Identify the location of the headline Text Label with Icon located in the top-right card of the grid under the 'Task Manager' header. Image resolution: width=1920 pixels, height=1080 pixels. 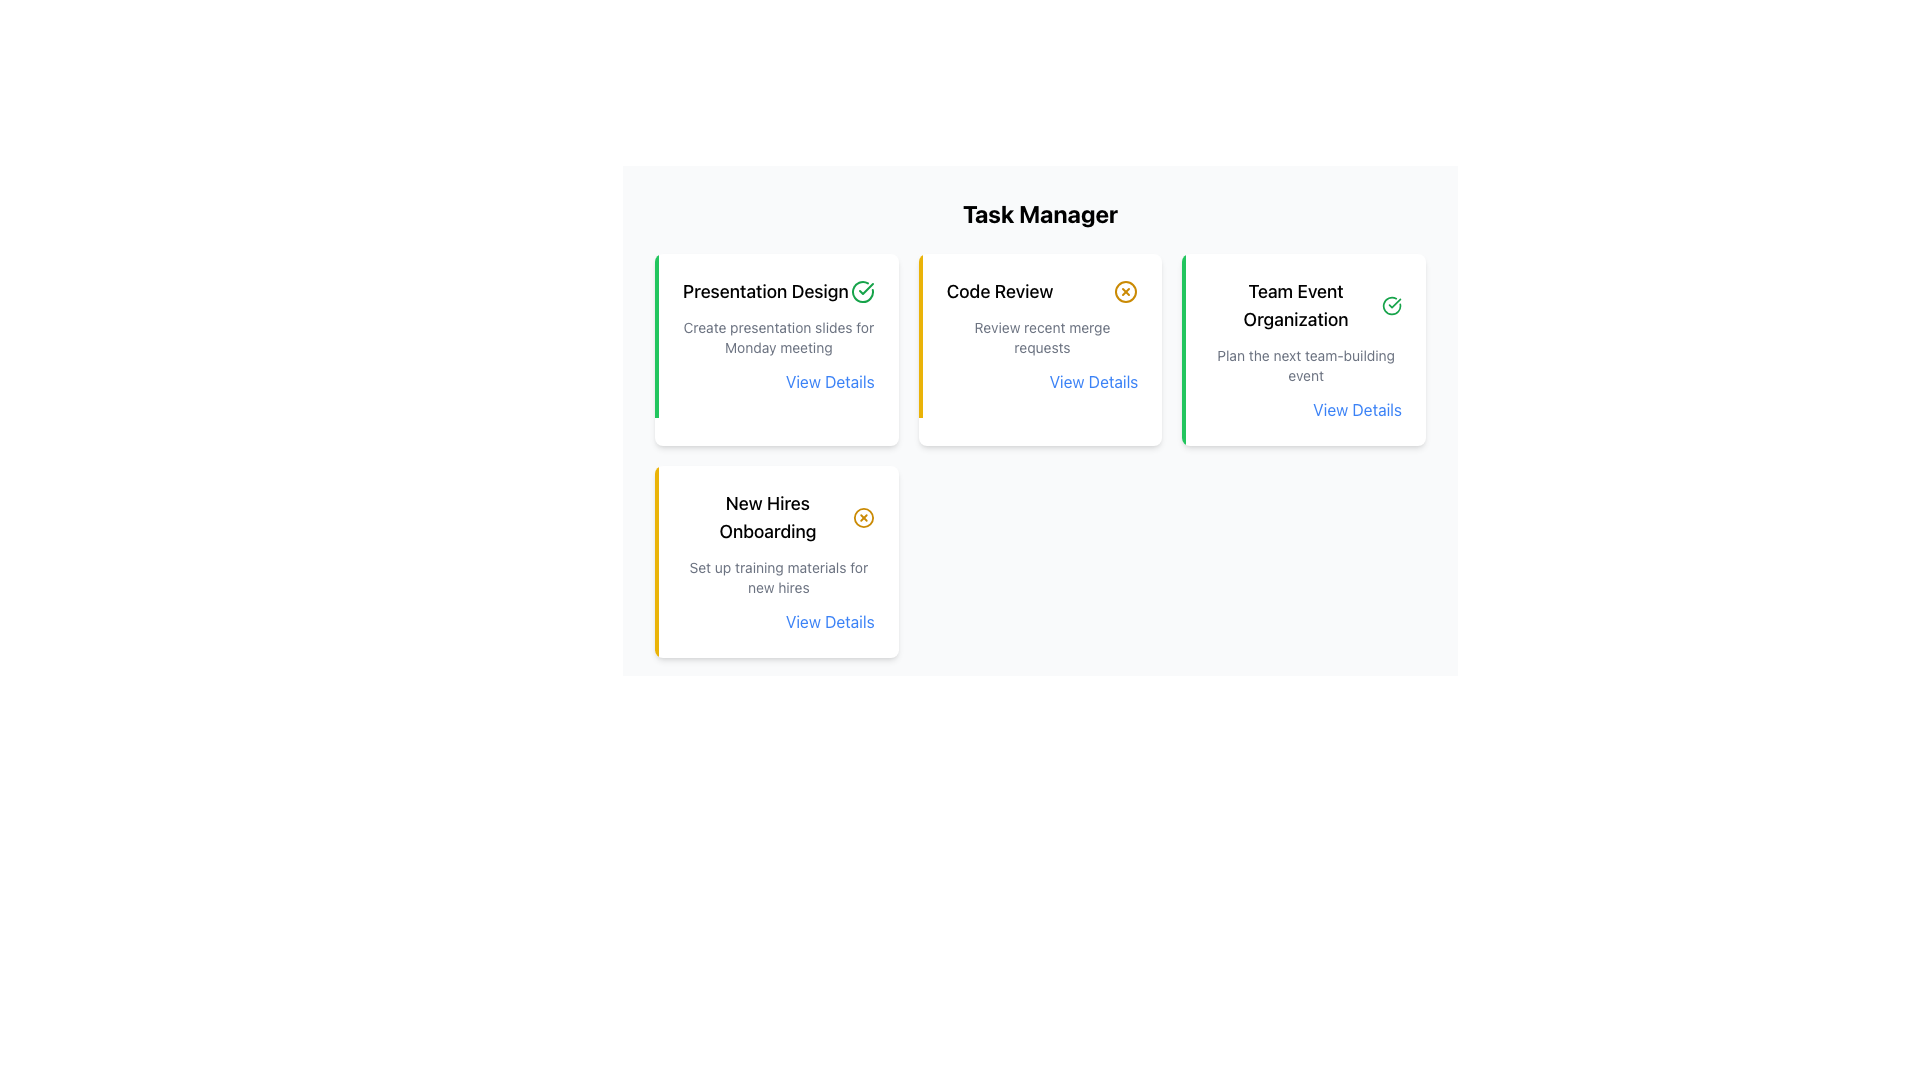
(1041, 292).